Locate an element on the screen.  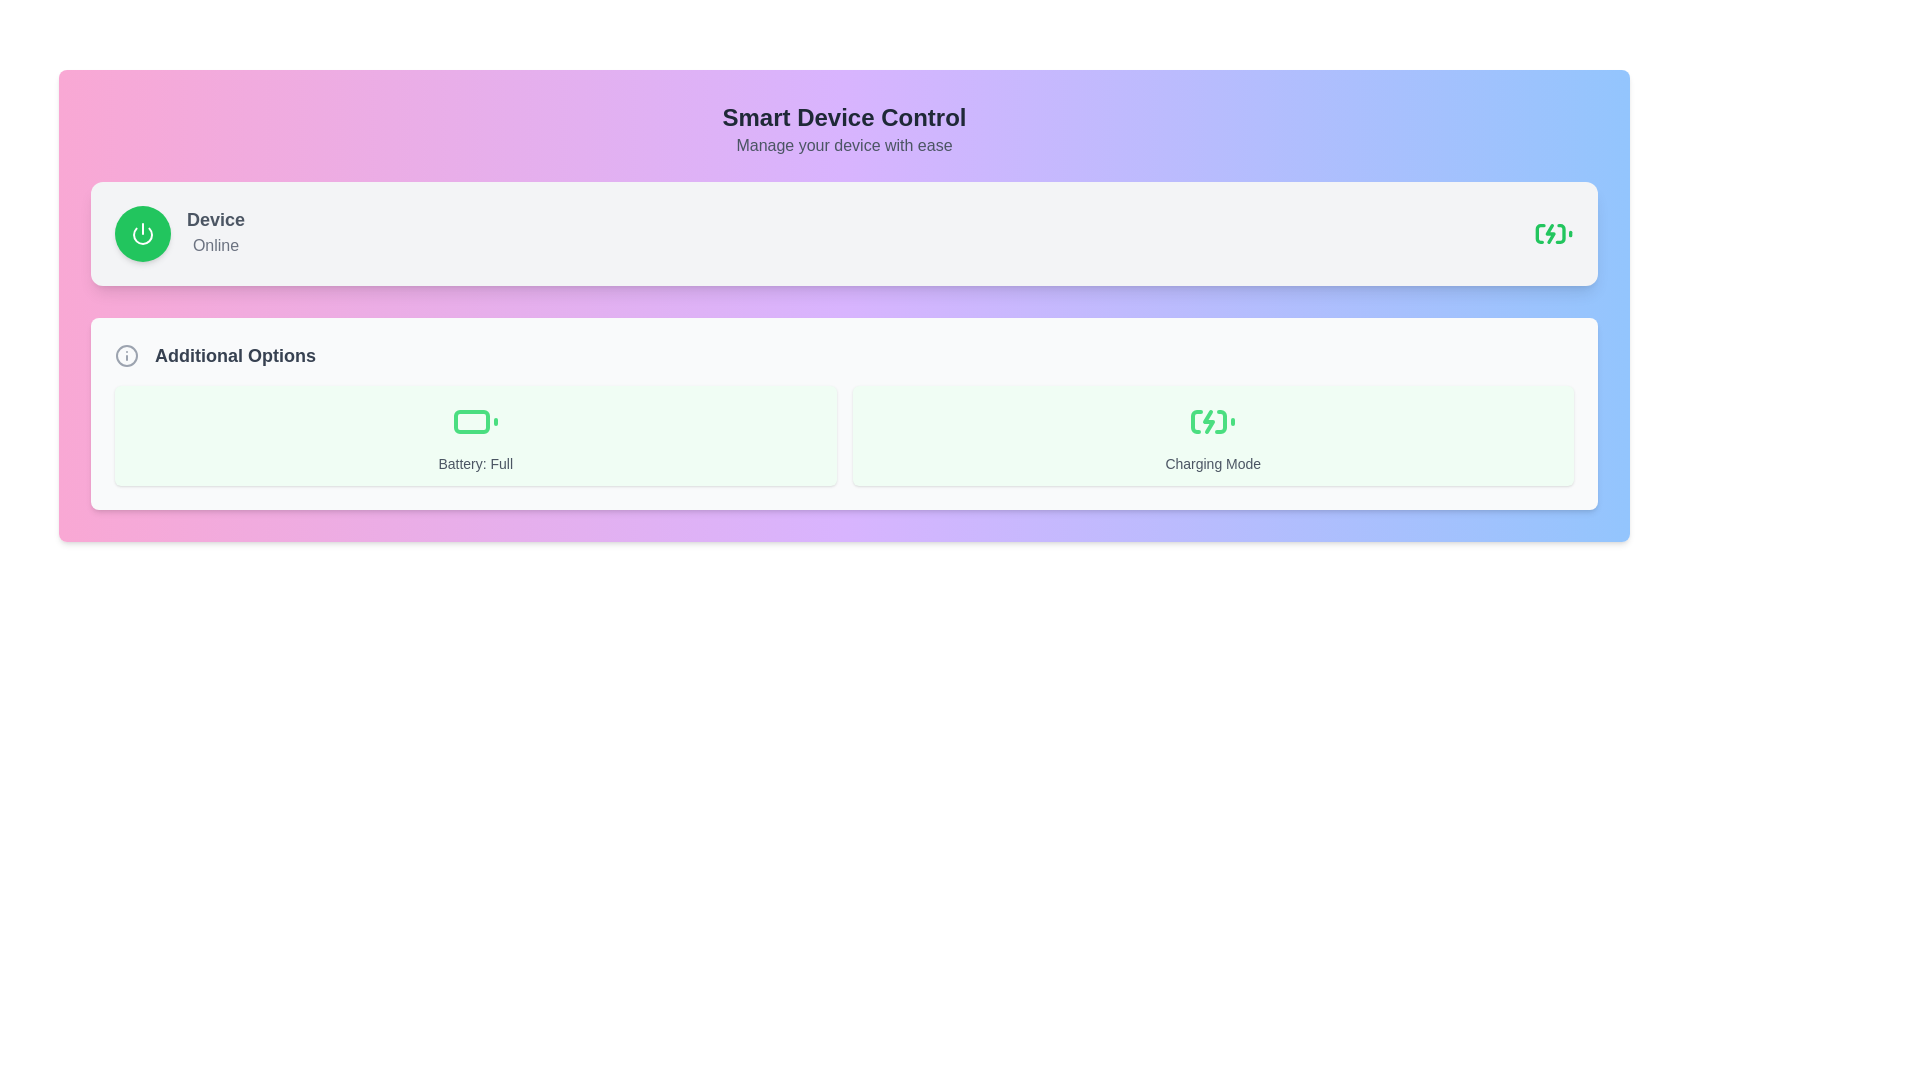
the bold gray static text label 'Device' that is prominently displayed in a larger font size within a card, located in the upper left corner above the smaller text 'Online' is located at coordinates (216, 219).